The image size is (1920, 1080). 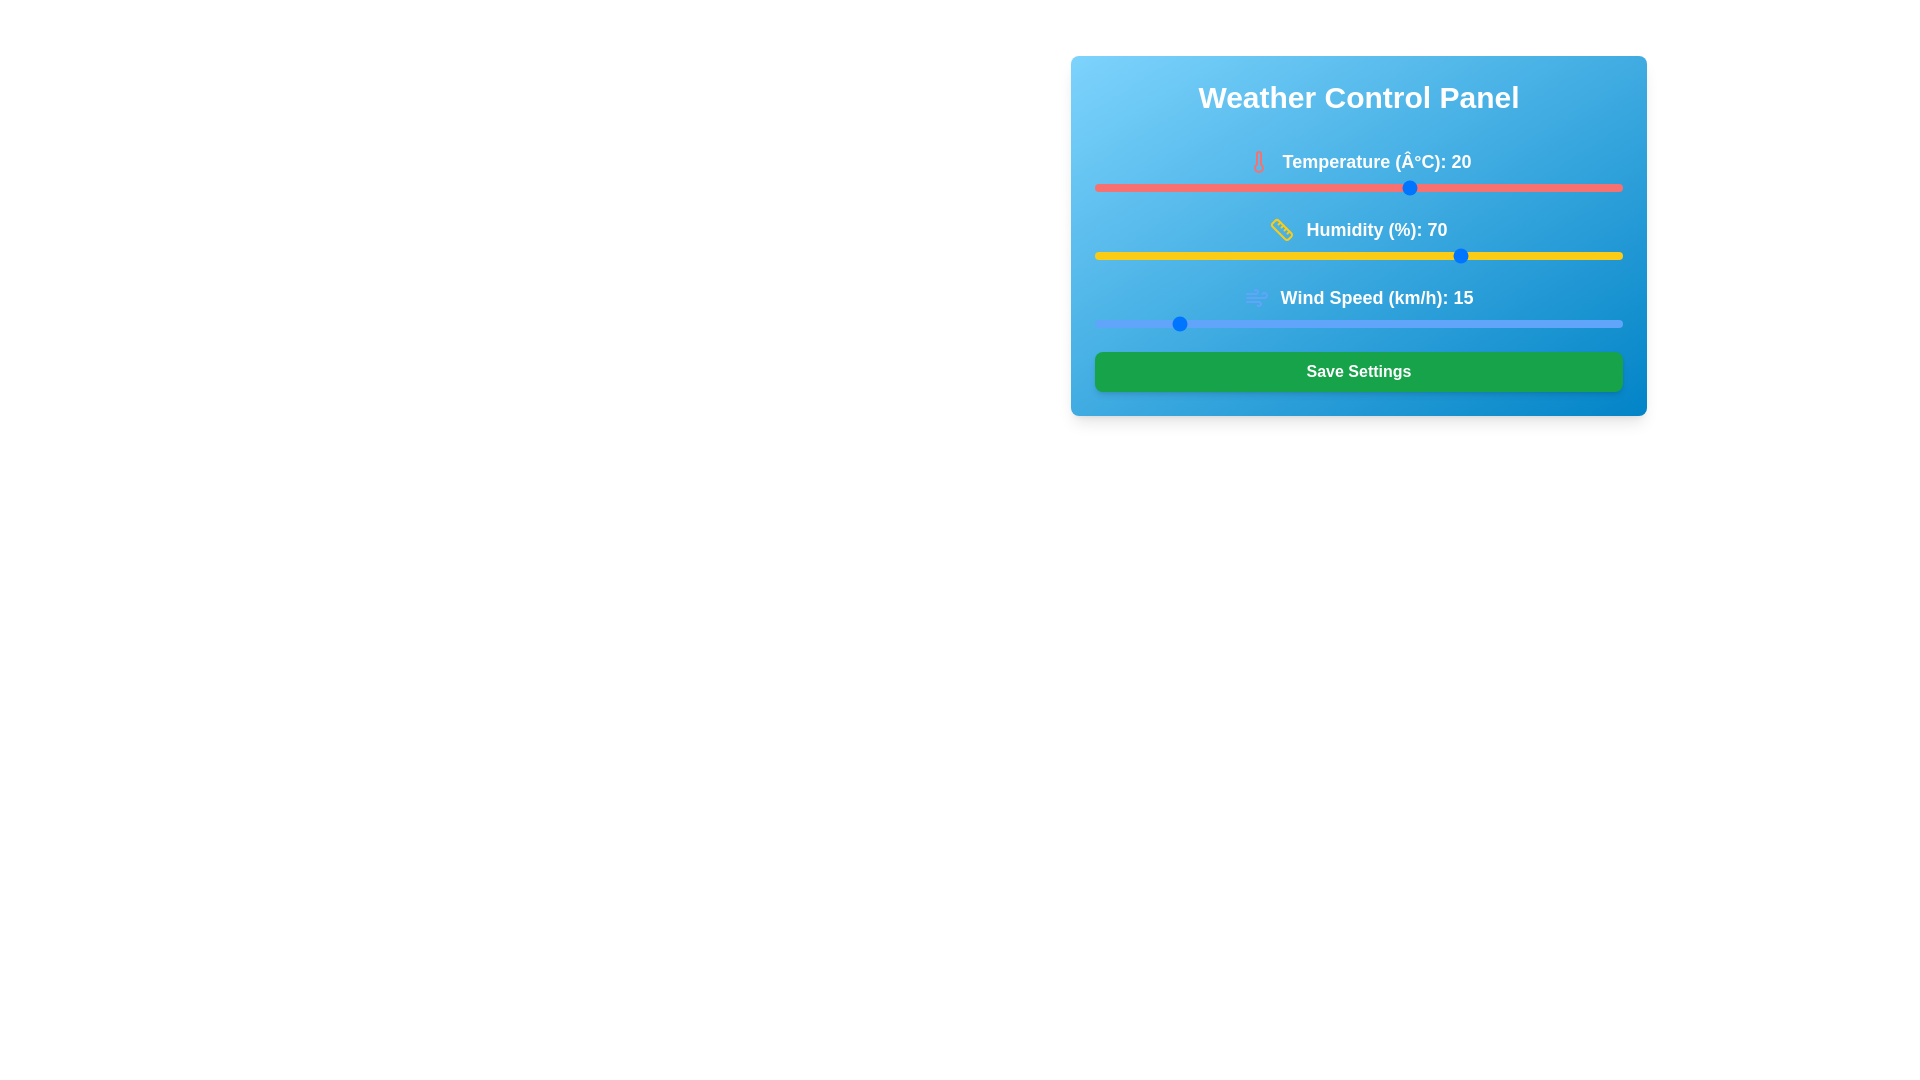 What do you see at coordinates (1358, 168) in the screenshot?
I see `the temperature setting text label and icon combination in the Weather Control Panel, which is the first entry in the vertical stack of settings` at bounding box center [1358, 168].